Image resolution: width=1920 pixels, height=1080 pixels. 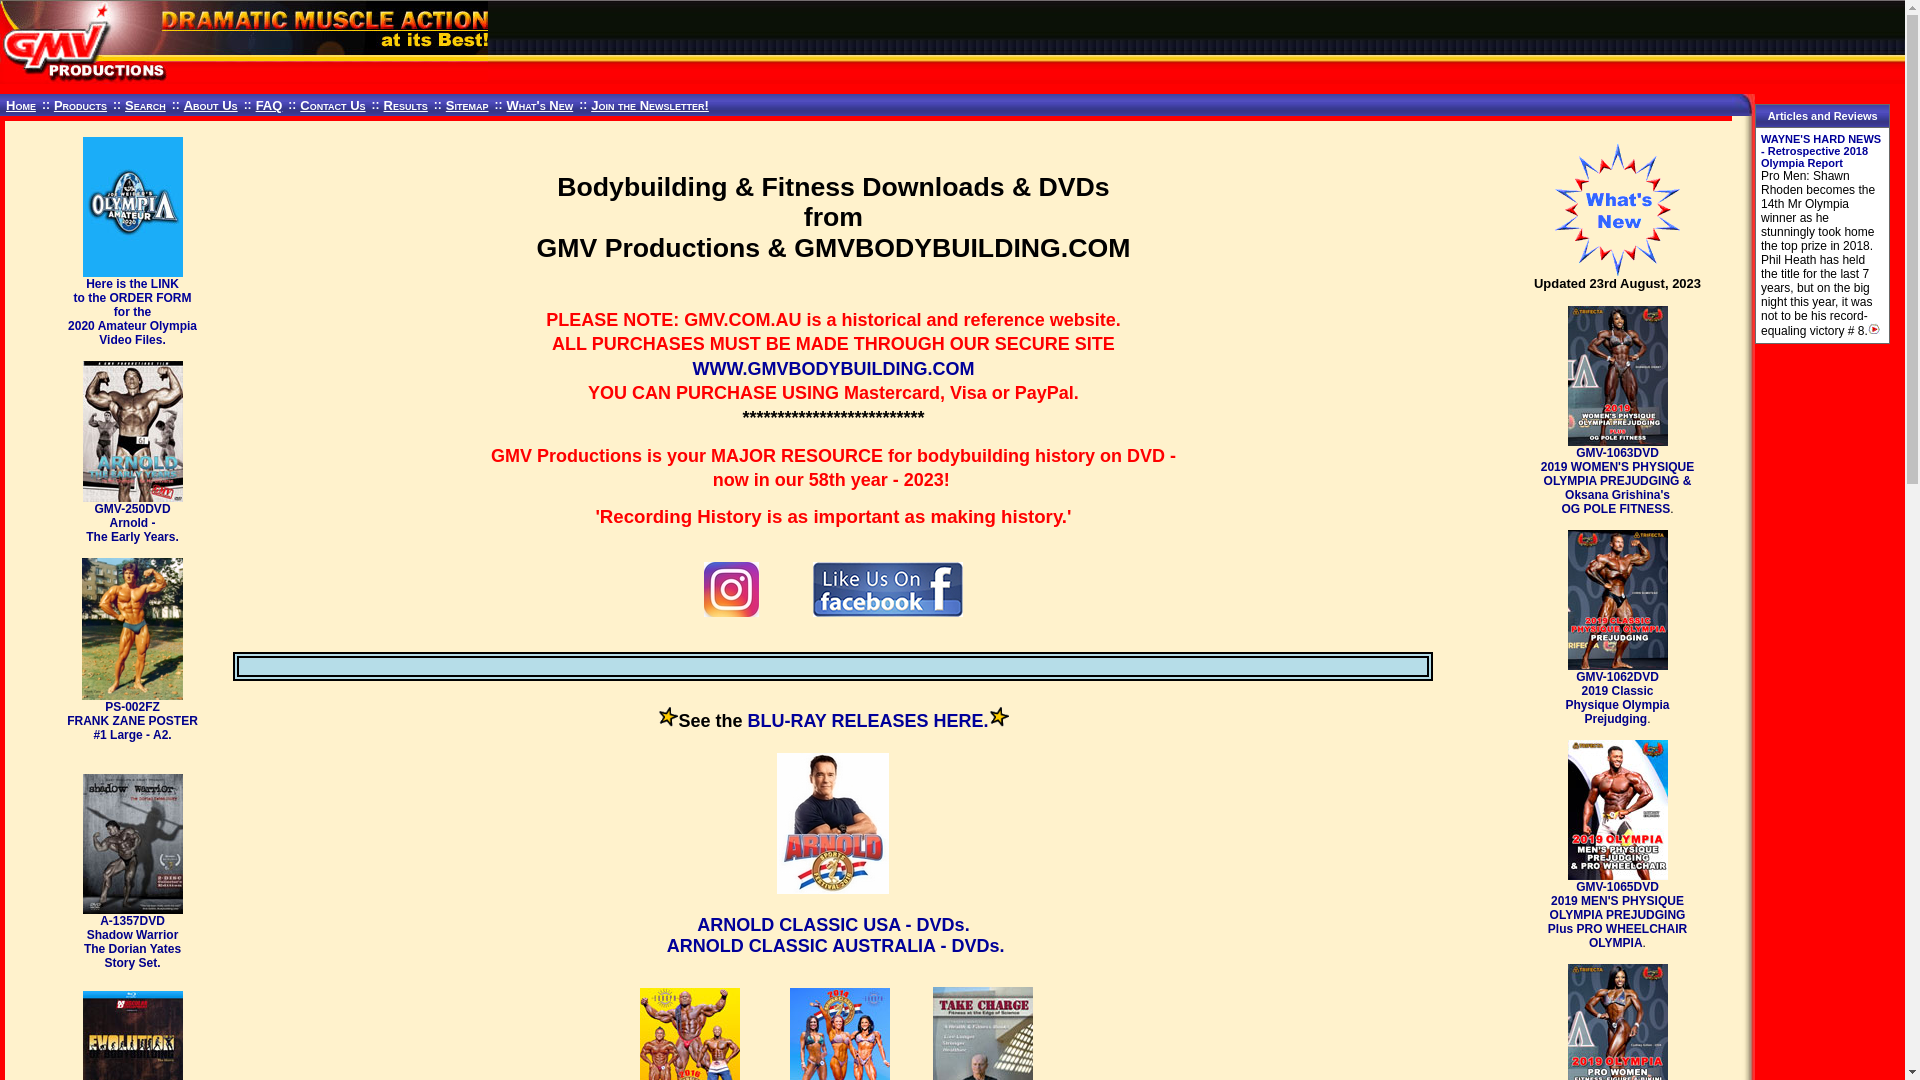 What do you see at coordinates (864, 722) in the screenshot?
I see `'BLU-RAY RELEASES HERE'` at bounding box center [864, 722].